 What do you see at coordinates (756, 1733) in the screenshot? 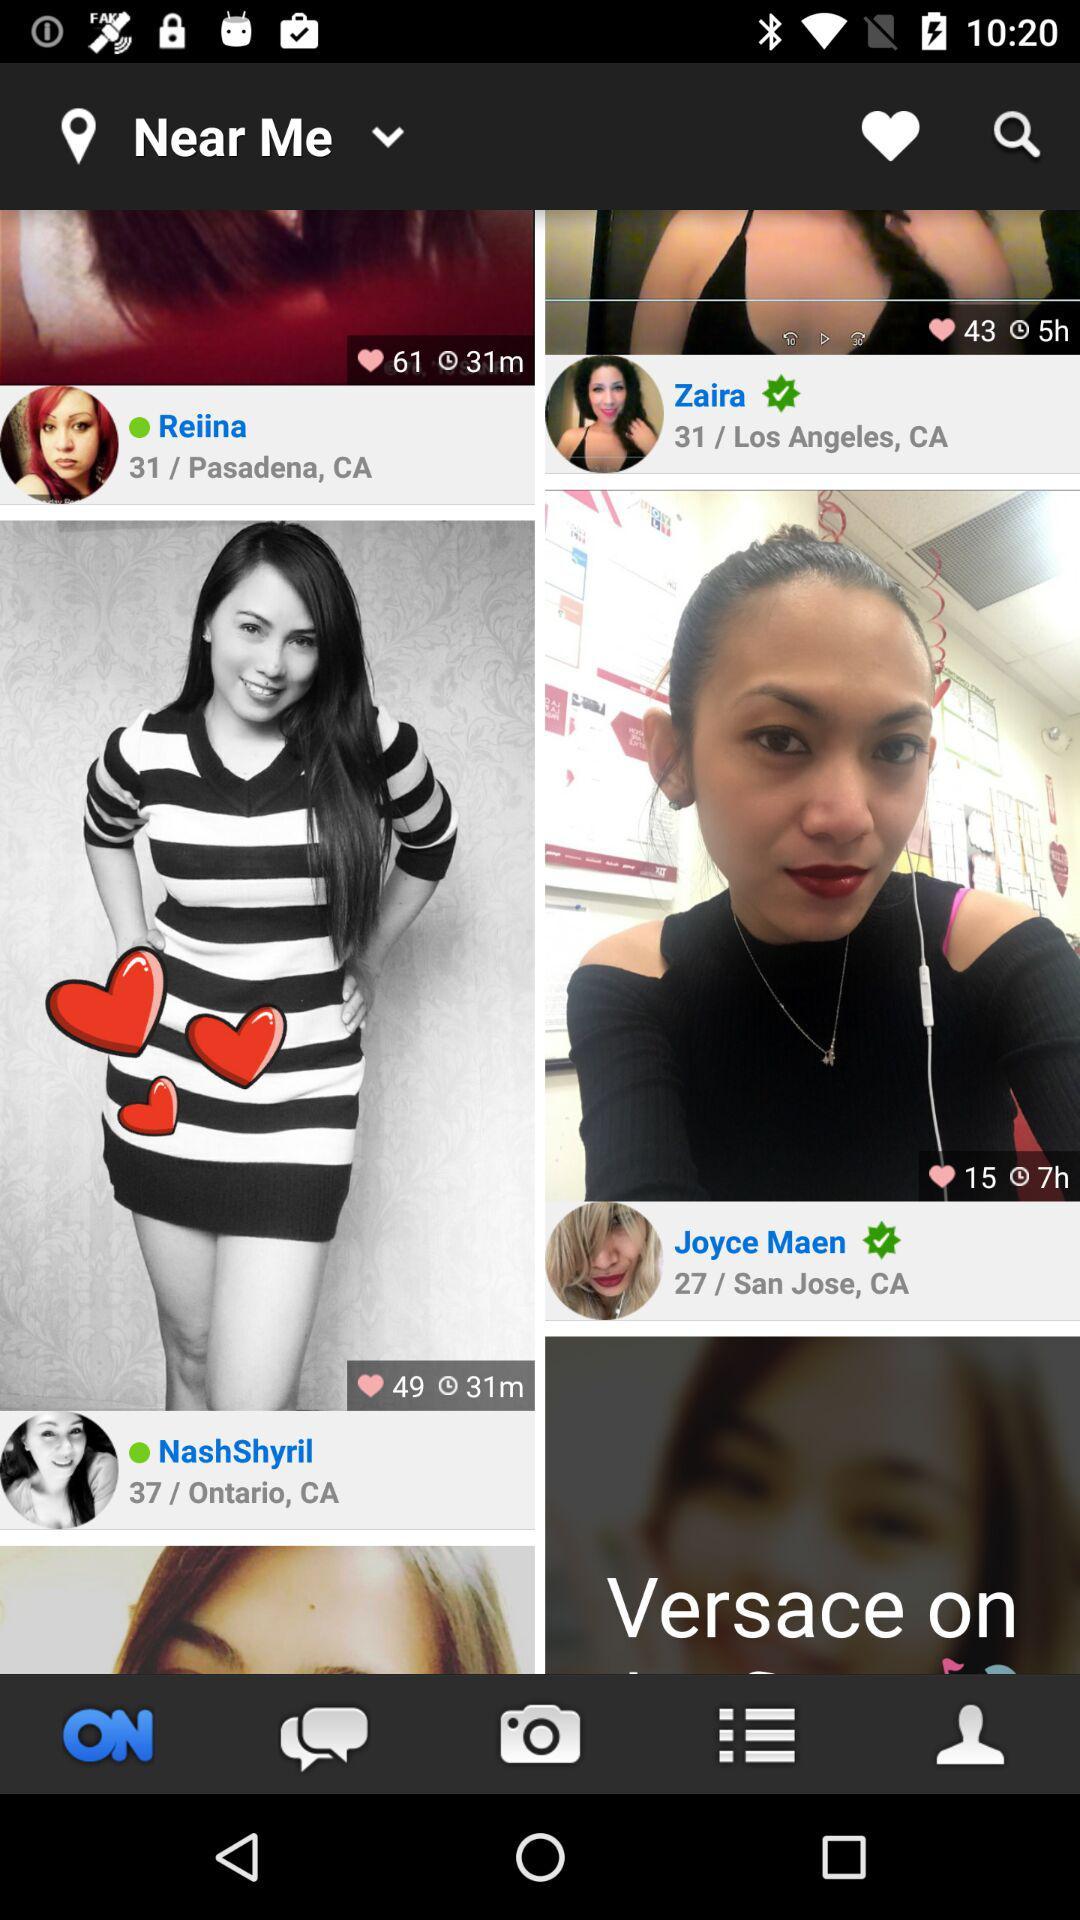
I see `open options menu` at bounding box center [756, 1733].